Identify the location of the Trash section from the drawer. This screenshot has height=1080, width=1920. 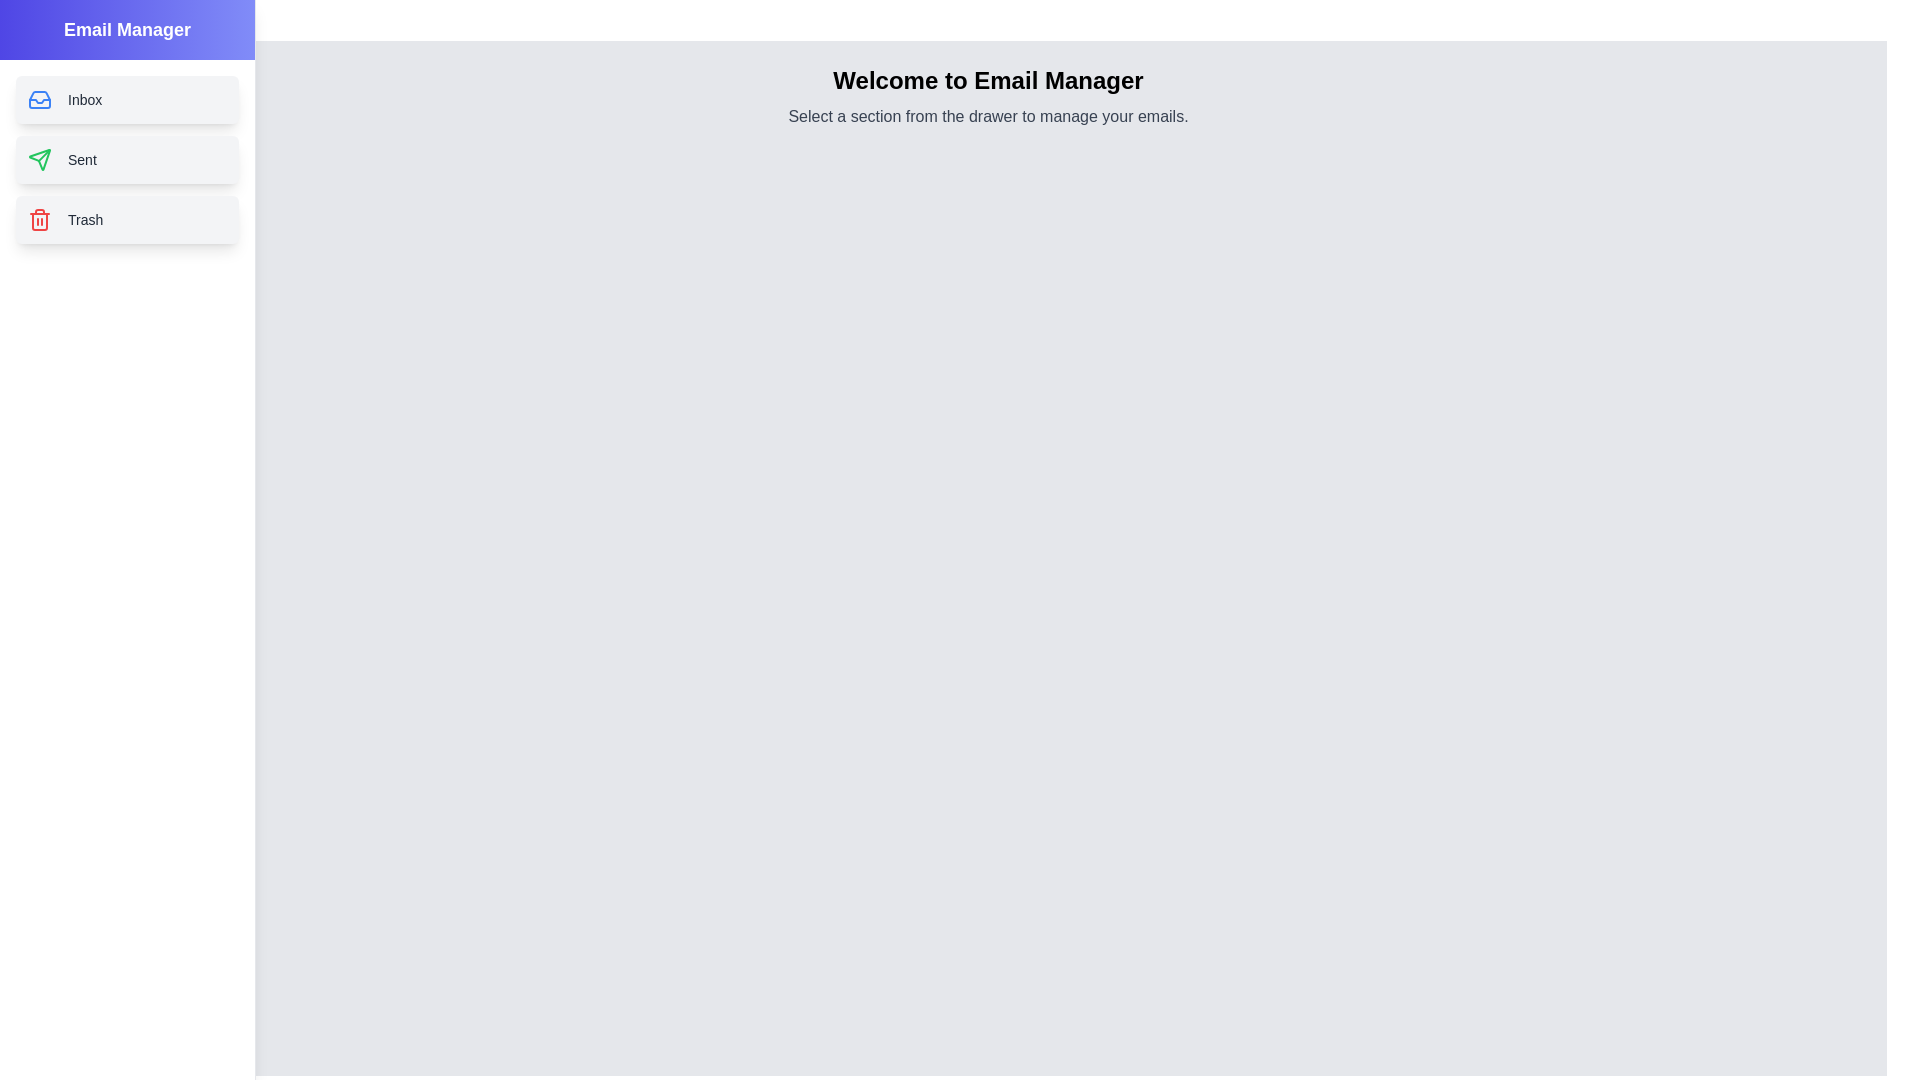
(126, 219).